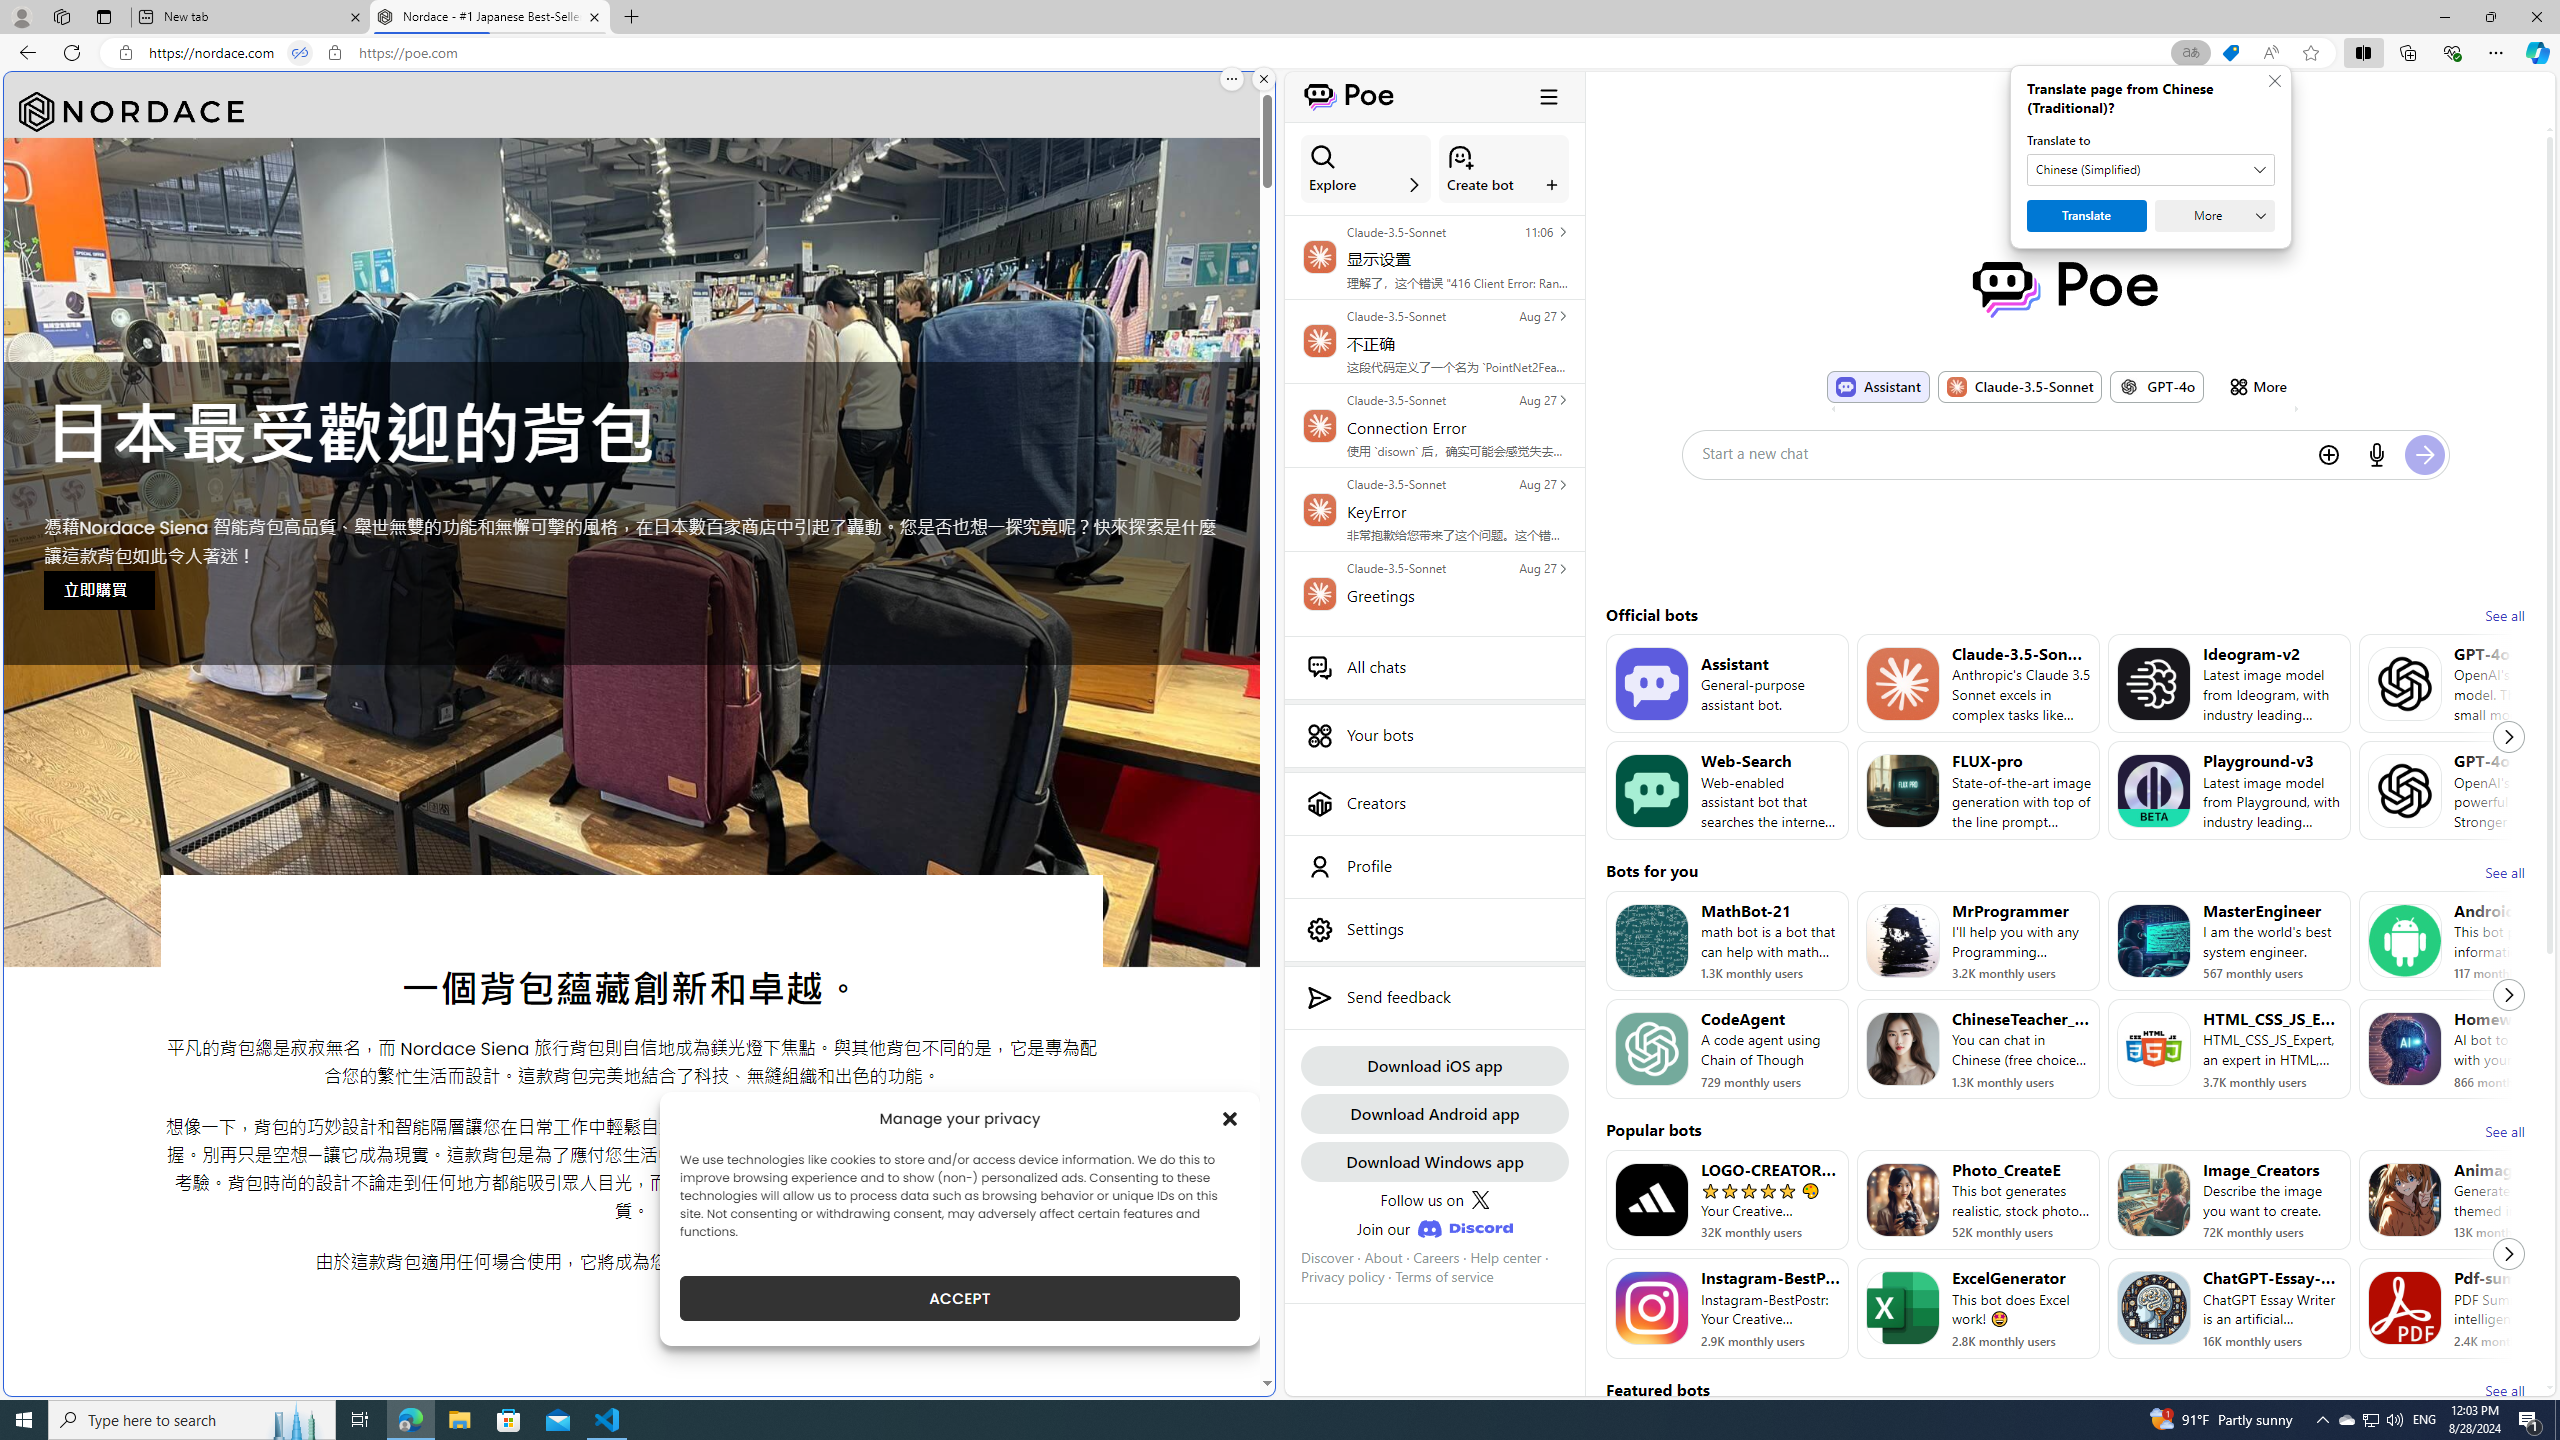 This screenshot has width=2560, height=1440. What do you see at coordinates (1901, 1049) in the screenshot?
I see `'Bot image for ChineseTeacher_Lily'` at bounding box center [1901, 1049].